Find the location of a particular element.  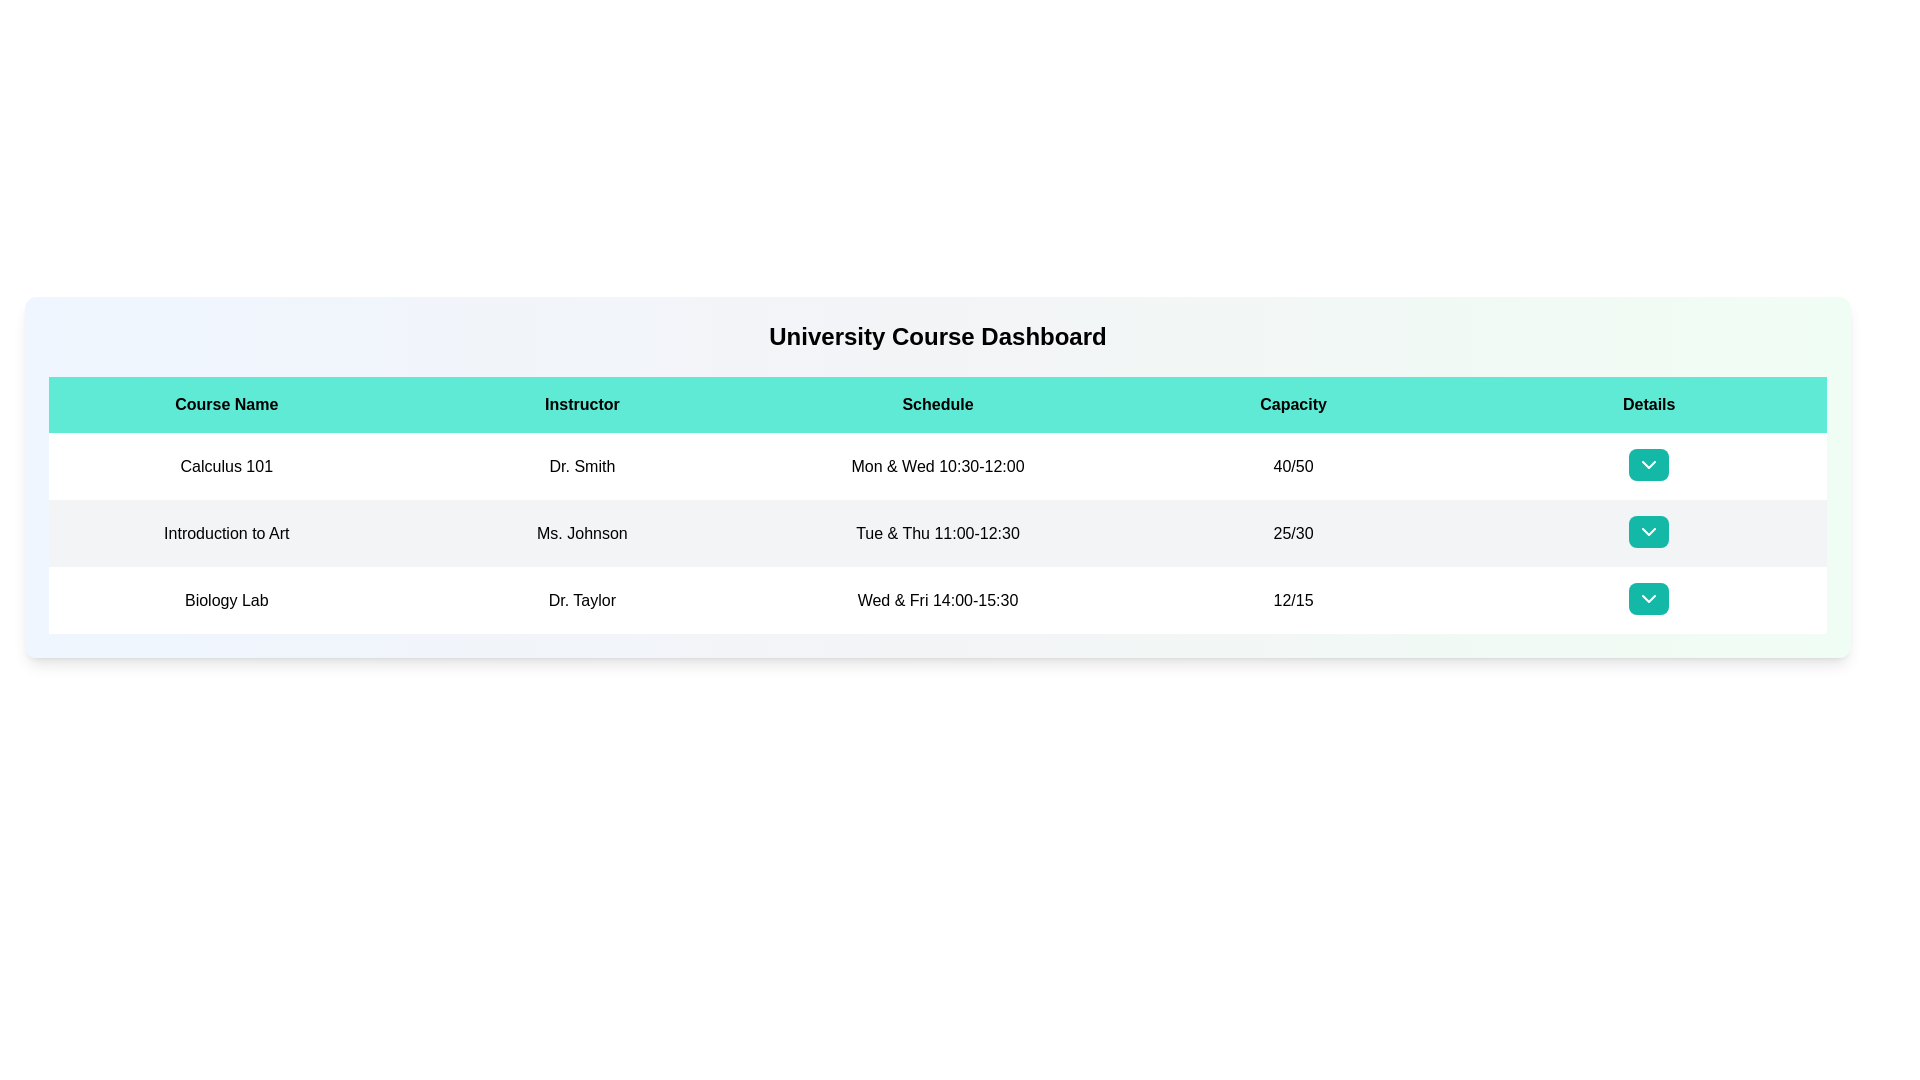

the teal rectangular button with a downward-pointing chevron icon in the 'Details' column of the 'Biology Lab' entry, located in the fifth column of the third row is located at coordinates (1649, 599).